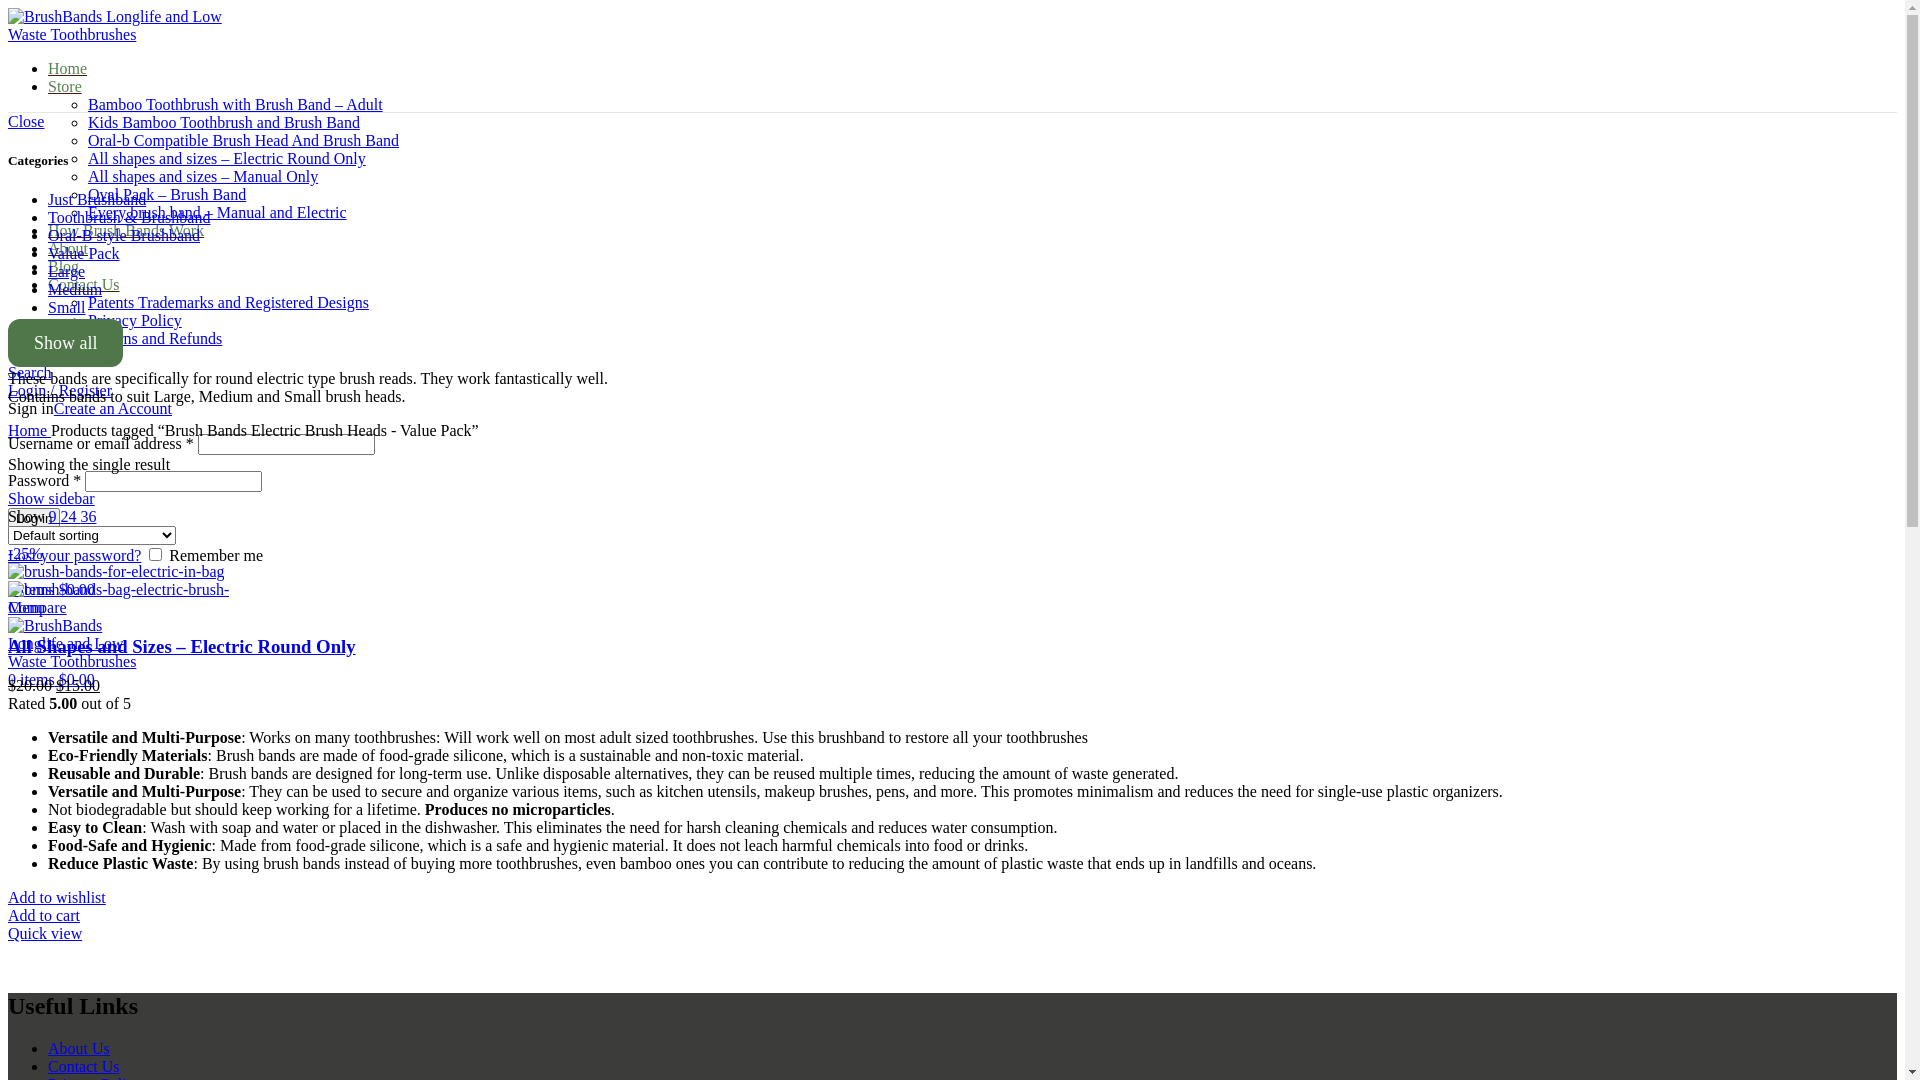  What do you see at coordinates (124, 229) in the screenshot?
I see `'How Brush Bands Work'` at bounding box center [124, 229].